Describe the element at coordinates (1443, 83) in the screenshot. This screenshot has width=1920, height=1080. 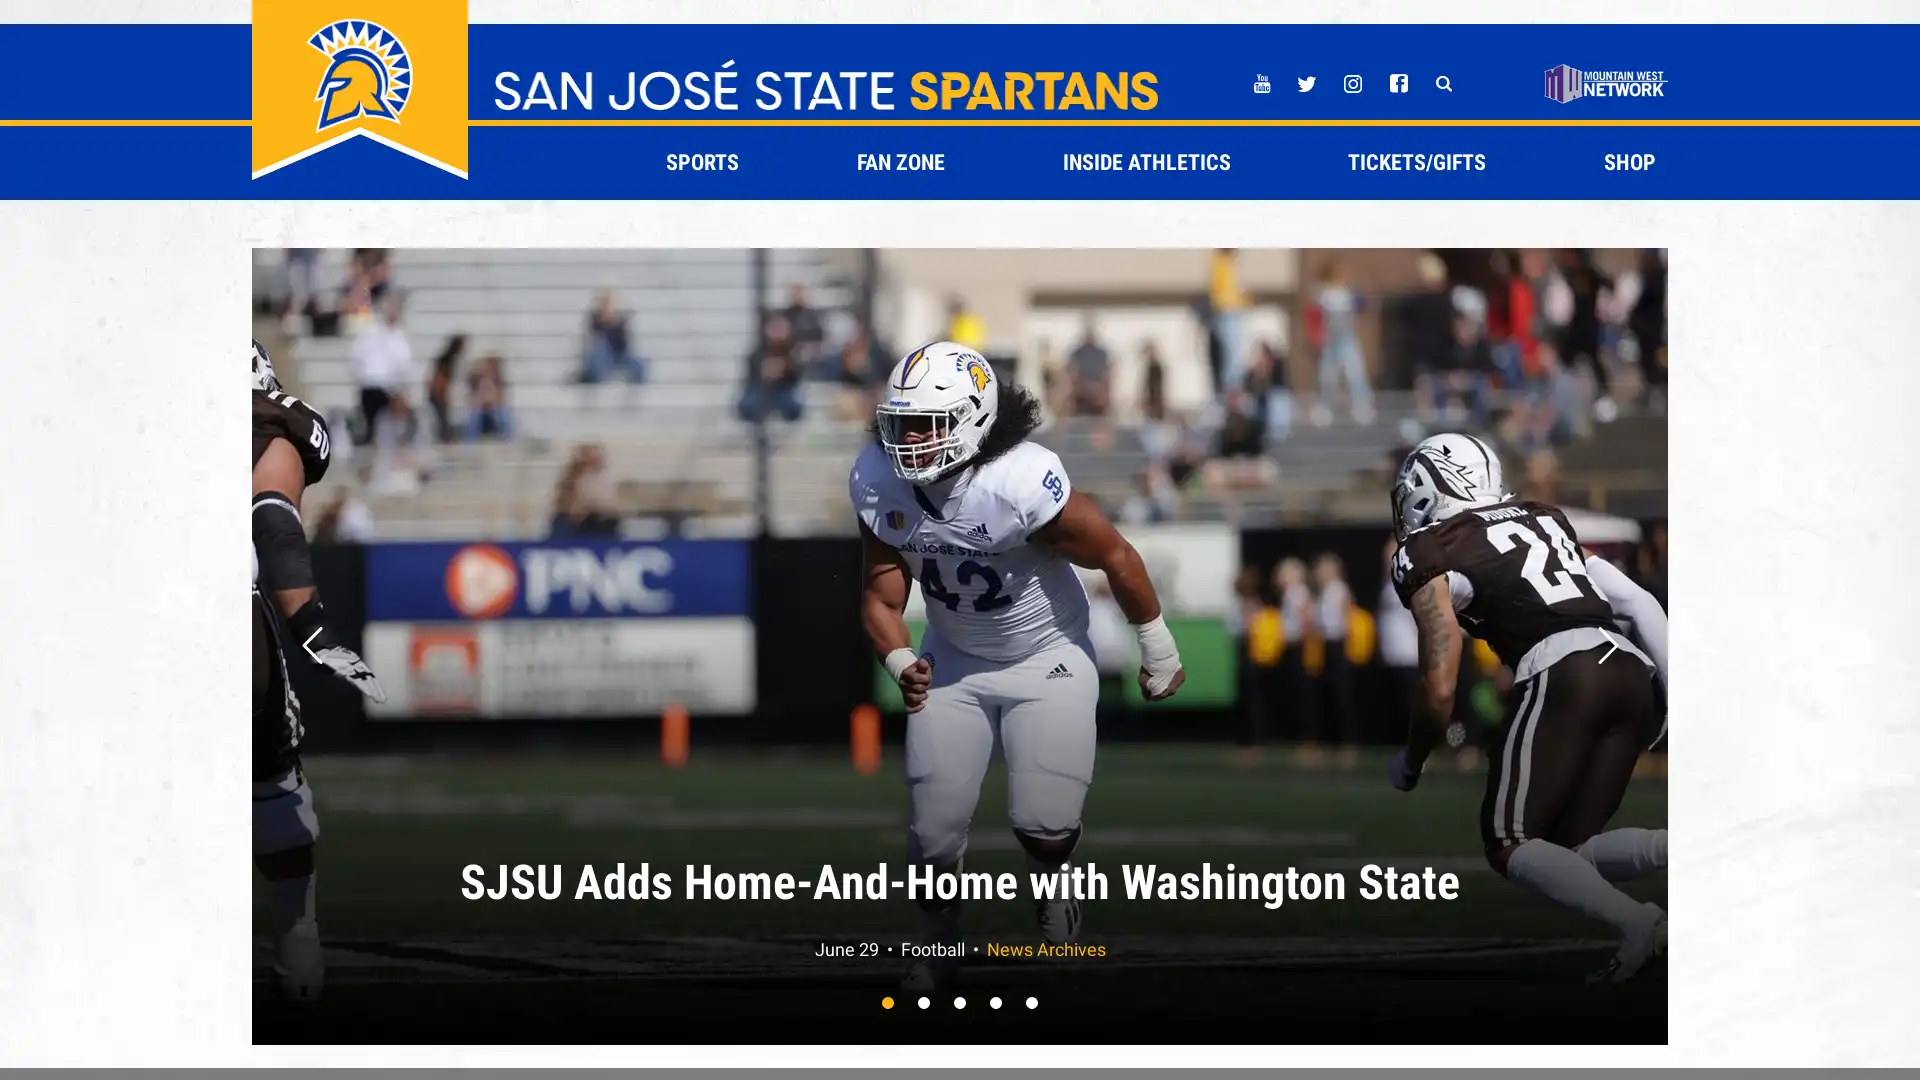
I see `Toggle search form` at that location.